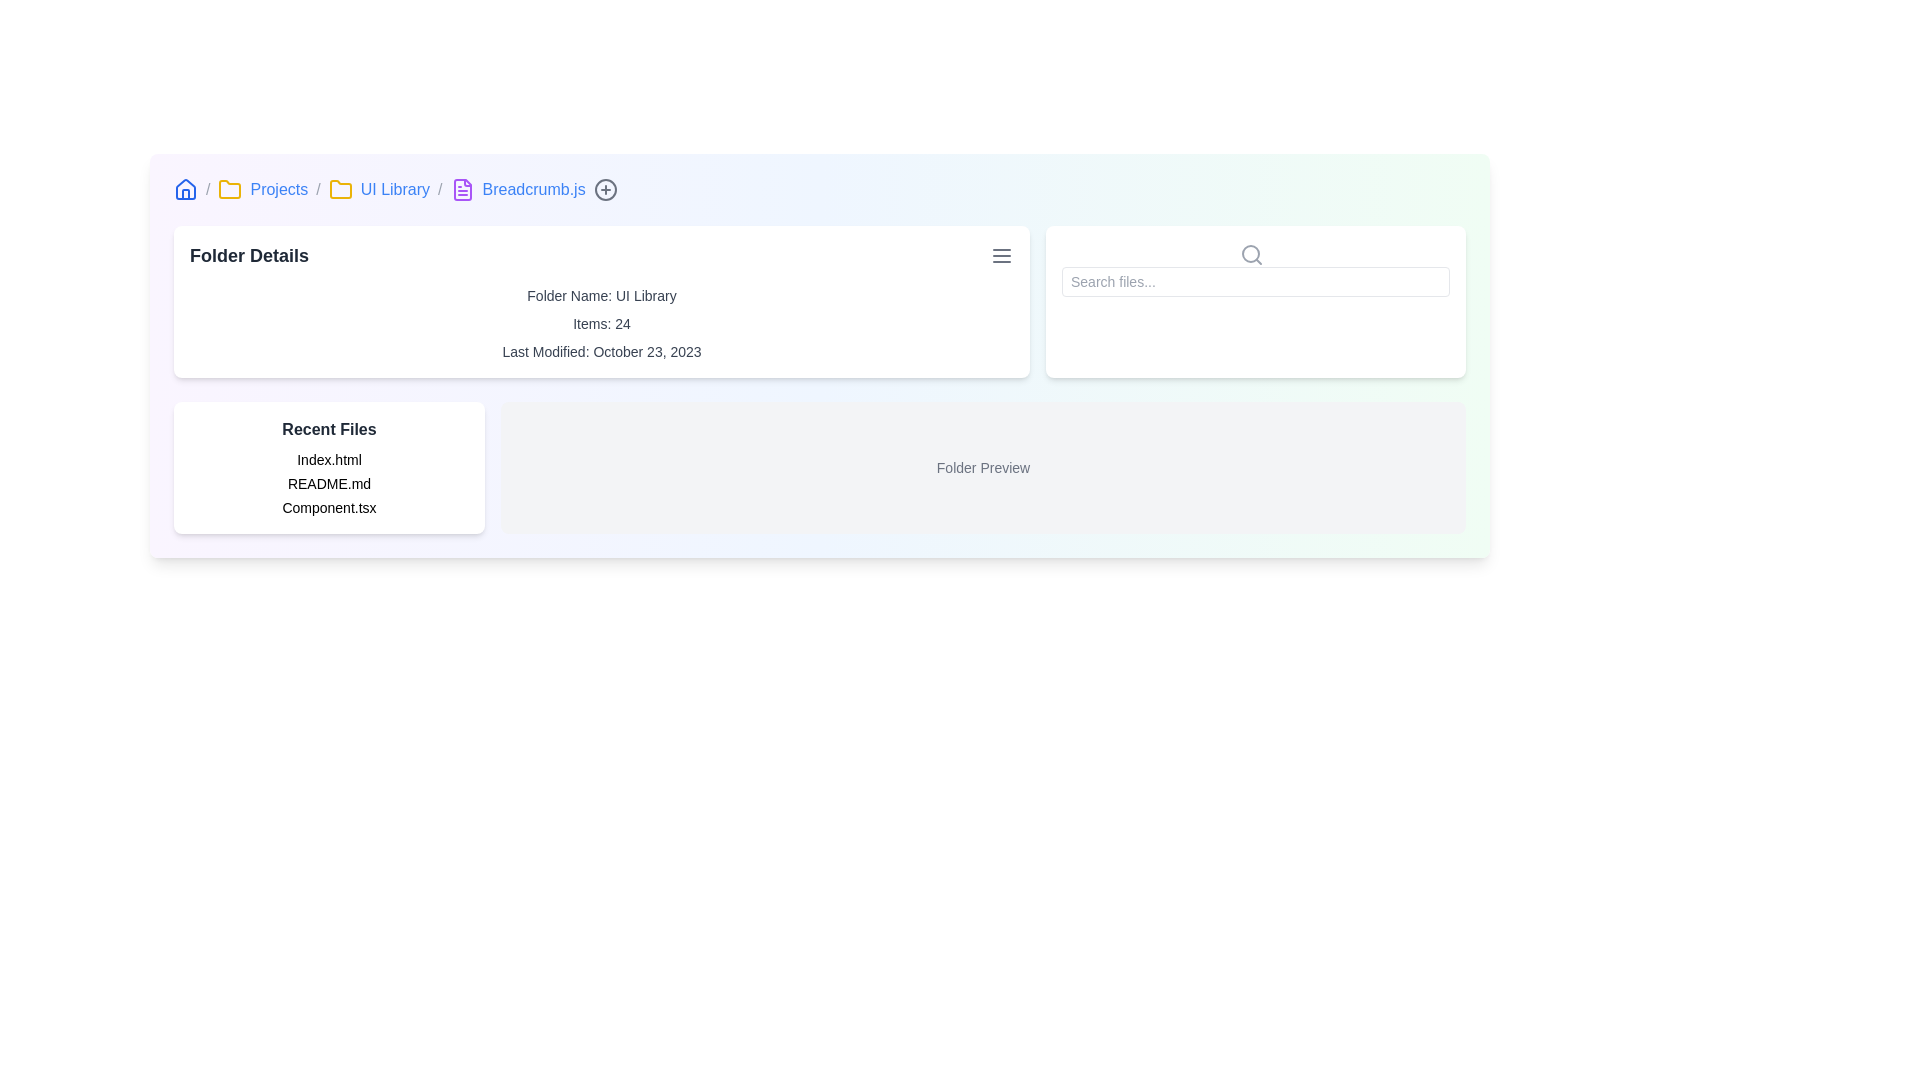 This screenshot has height=1080, width=1920. I want to click on the text link labeled 'Projects' in the breadcrumb navigation bar, so click(278, 189).